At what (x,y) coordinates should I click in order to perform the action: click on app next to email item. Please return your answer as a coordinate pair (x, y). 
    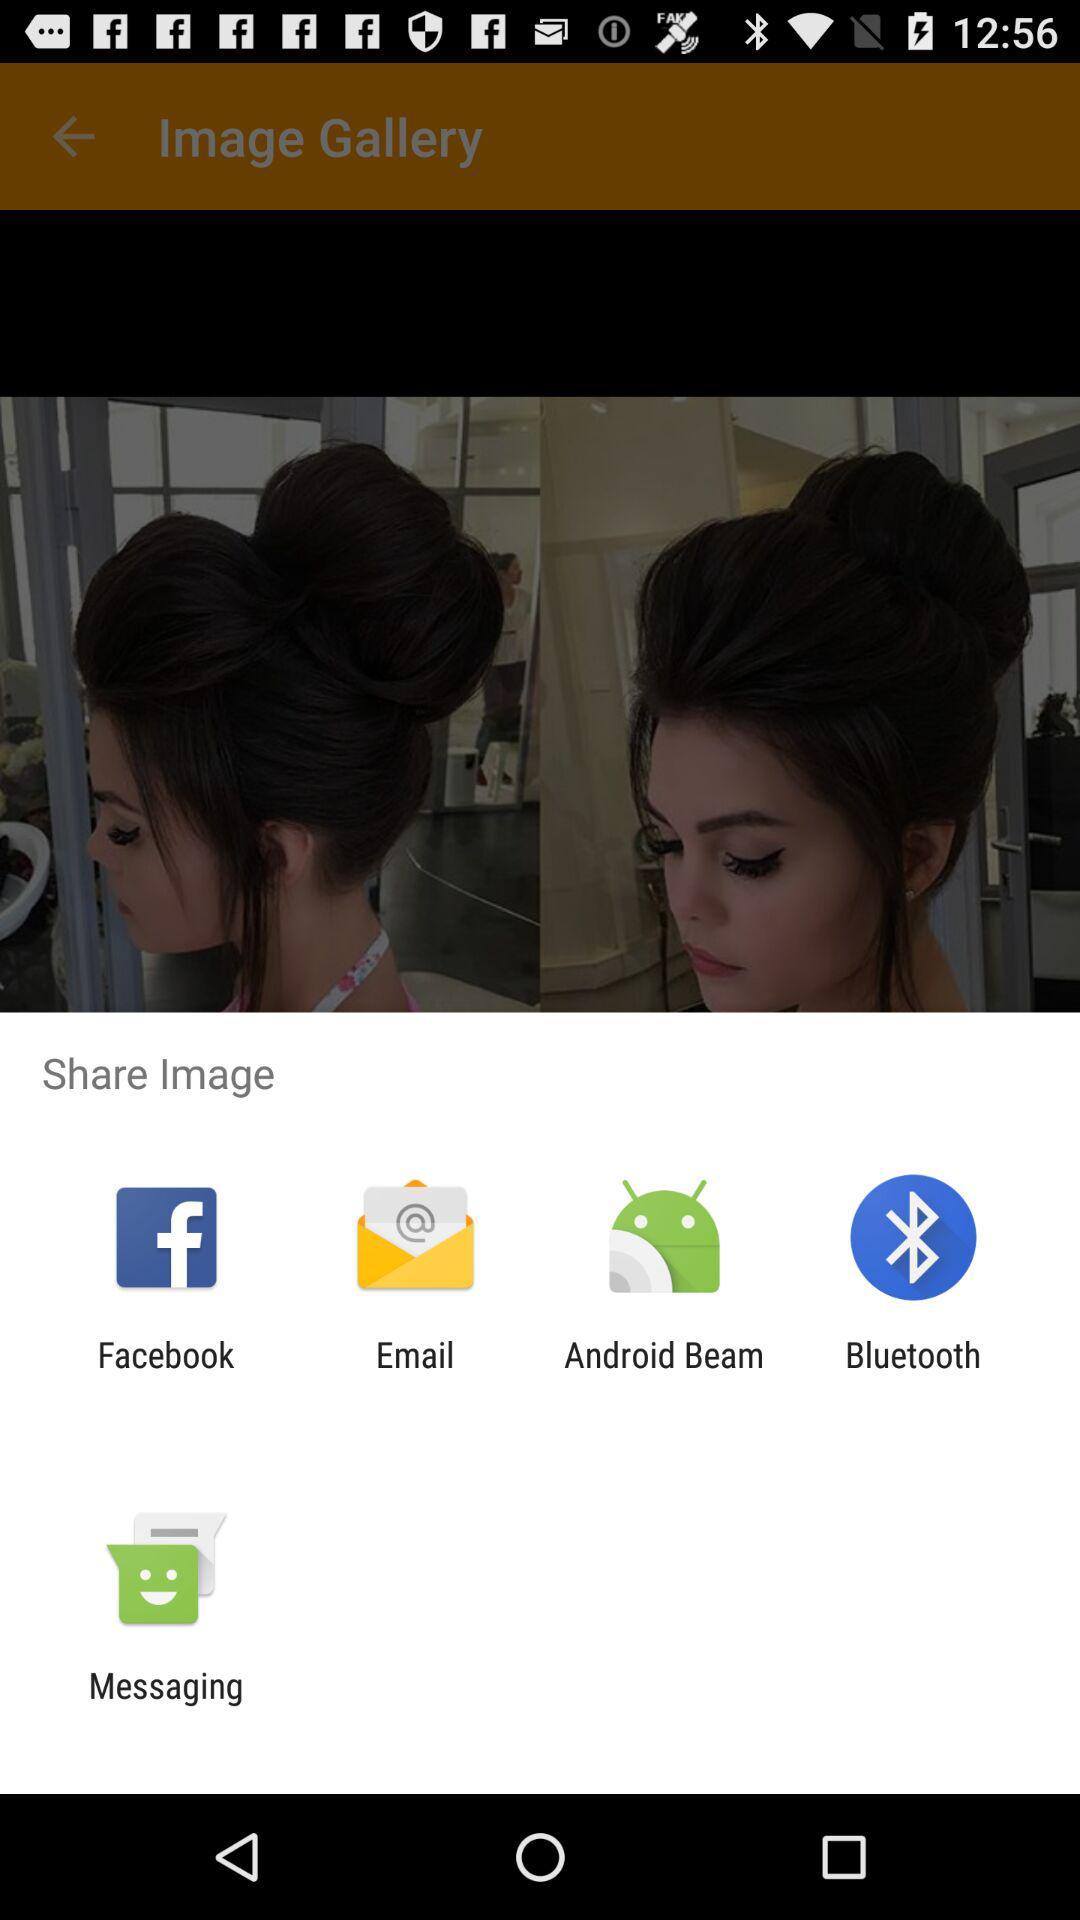
    Looking at the image, I should click on (664, 1374).